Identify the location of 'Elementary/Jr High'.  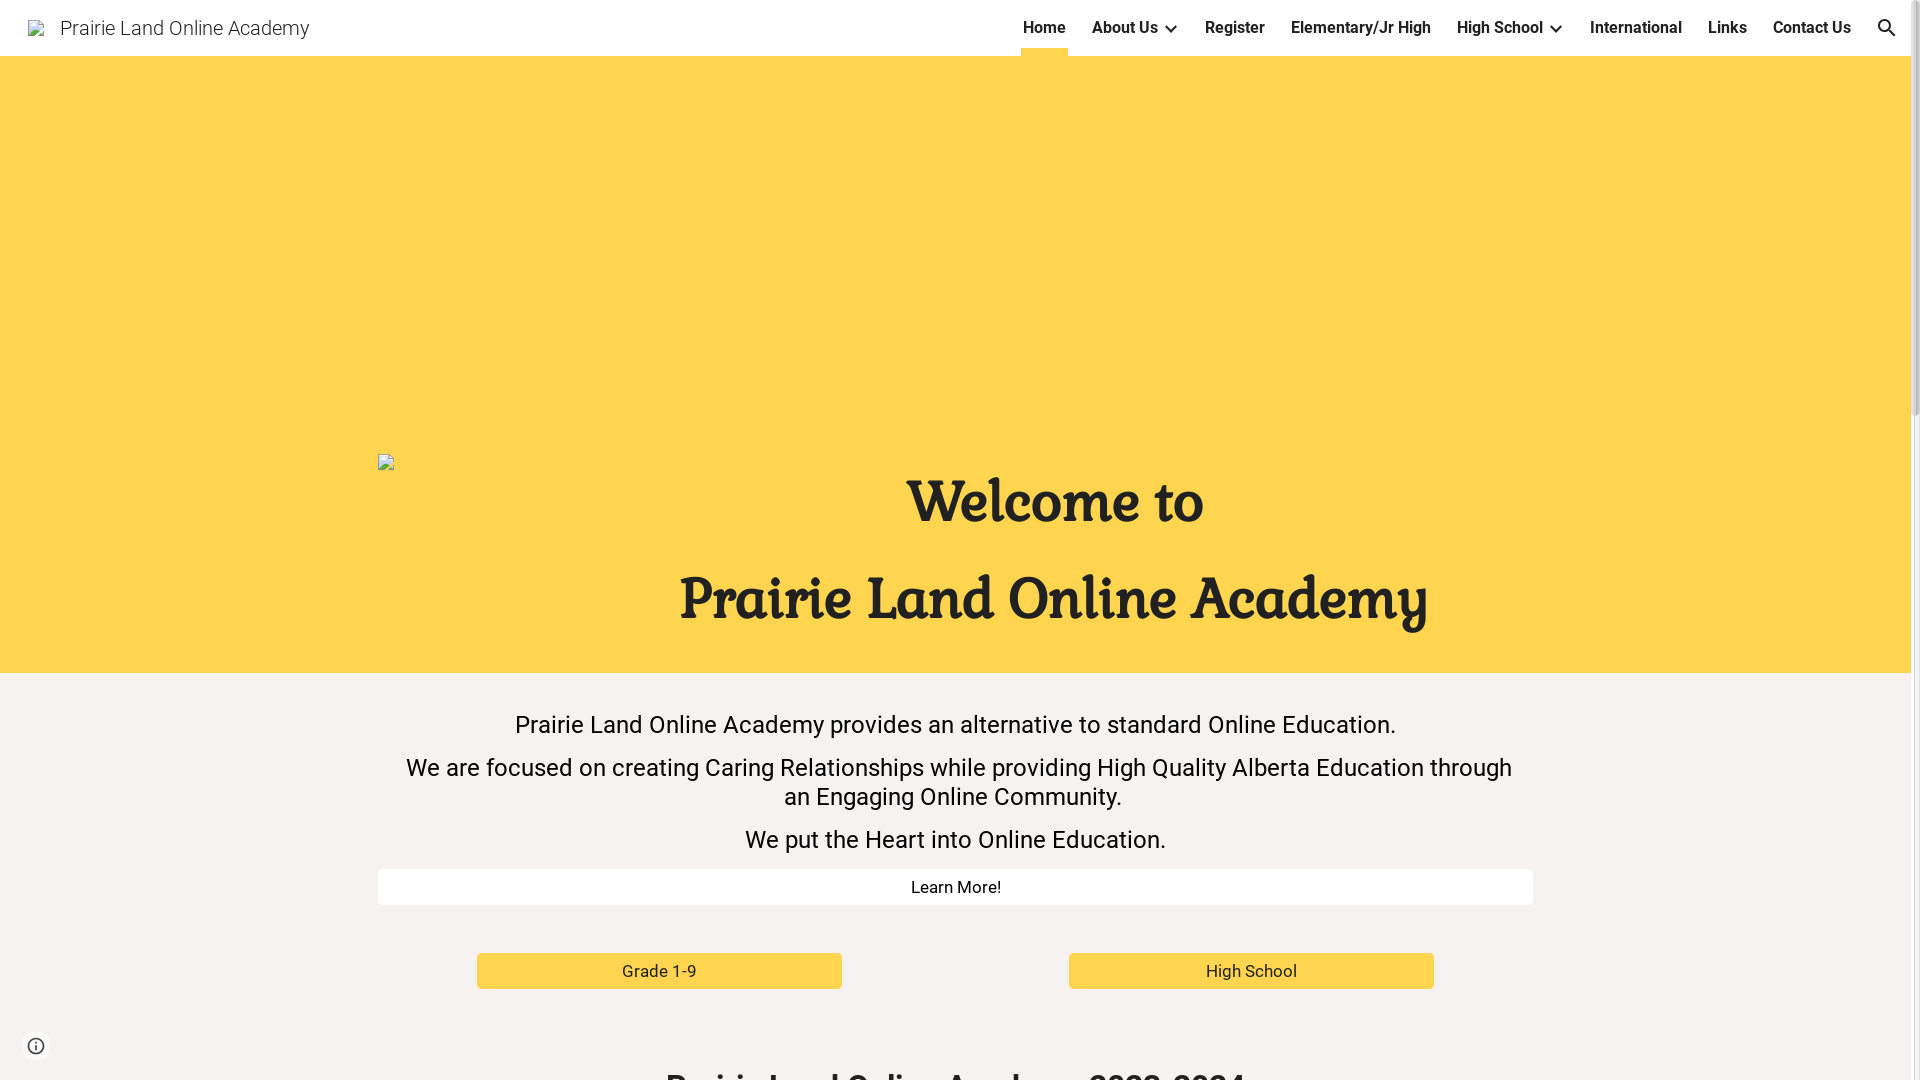
(1360, 27).